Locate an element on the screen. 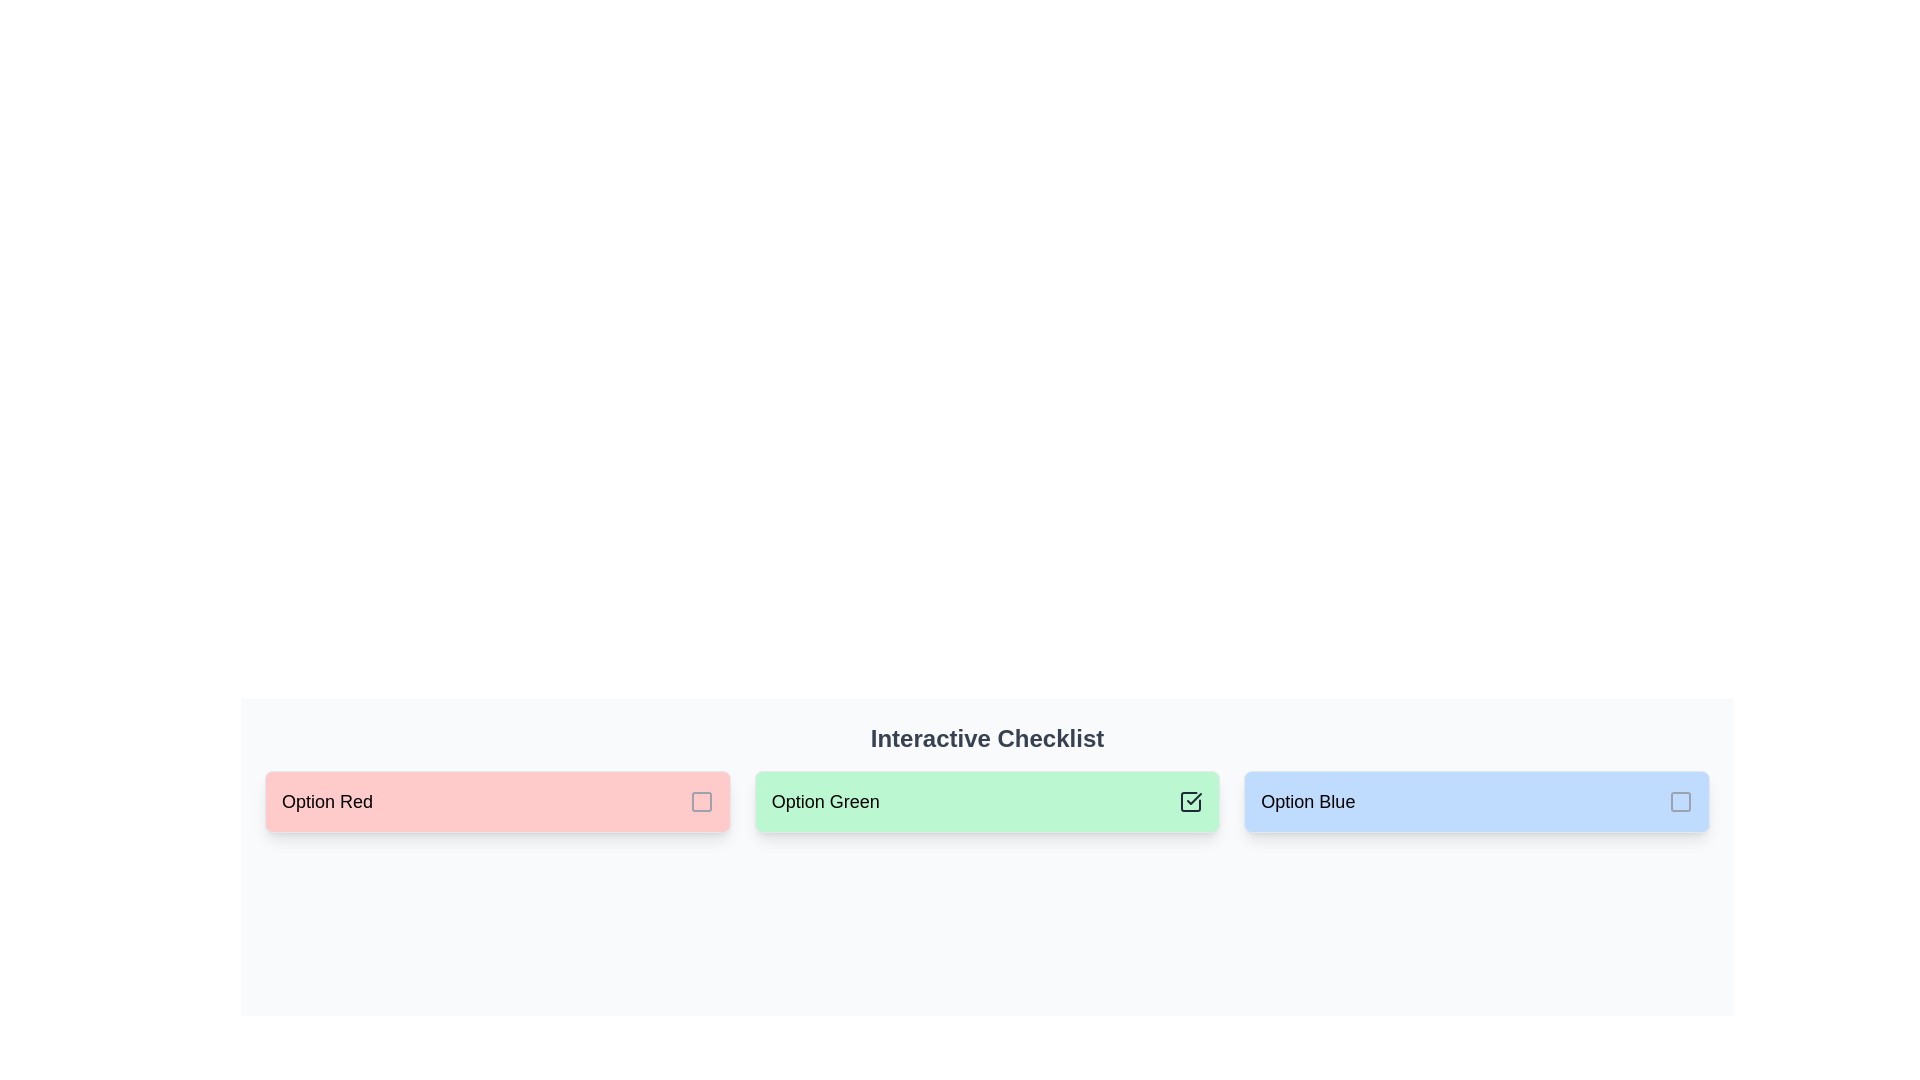 This screenshot has width=1920, height=1080. the selectable card labeled 'Option Red', which is the first card in a horizontal grid of three options is located at coordinates (497, 801).